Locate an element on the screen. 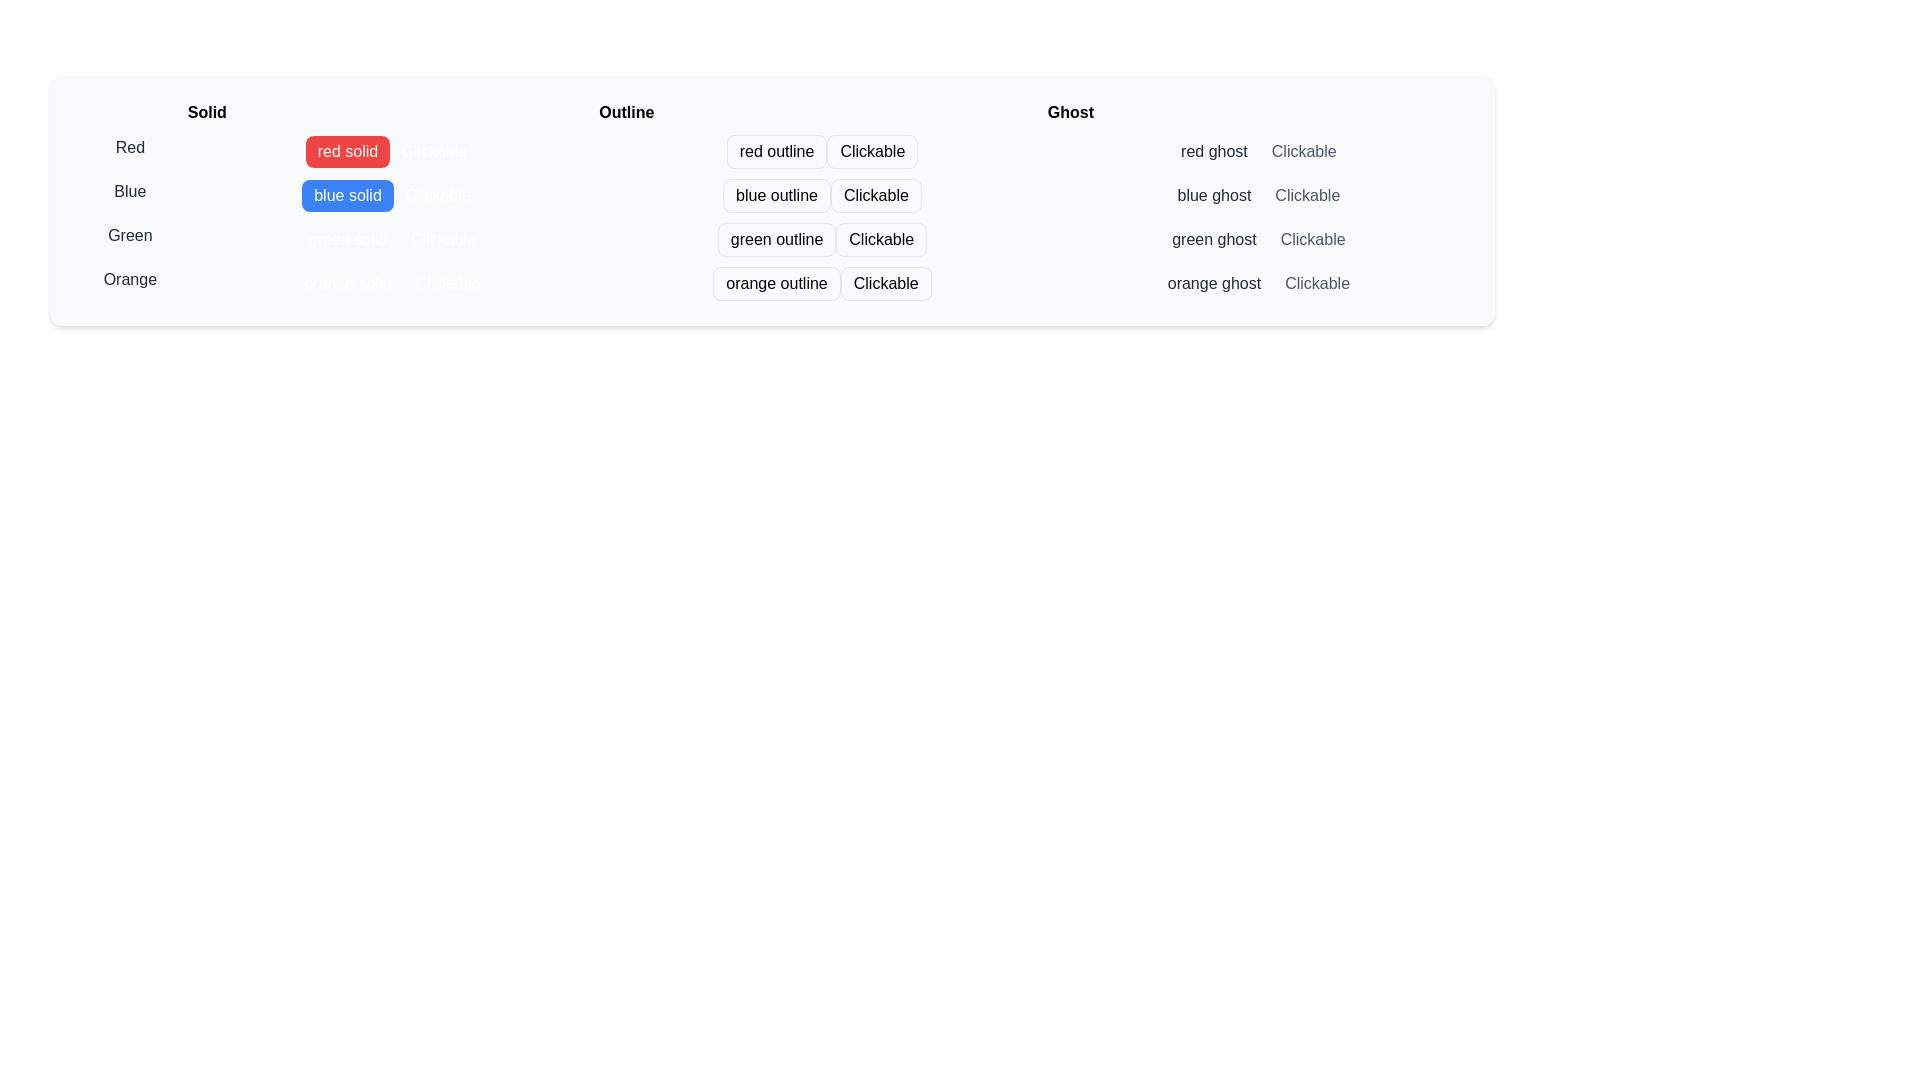 The image size is (1920, 1080). text label 'Green' which is the third item in the 'Solid' section, styled in dark gray on a white background is located at coordinates (129, 234).